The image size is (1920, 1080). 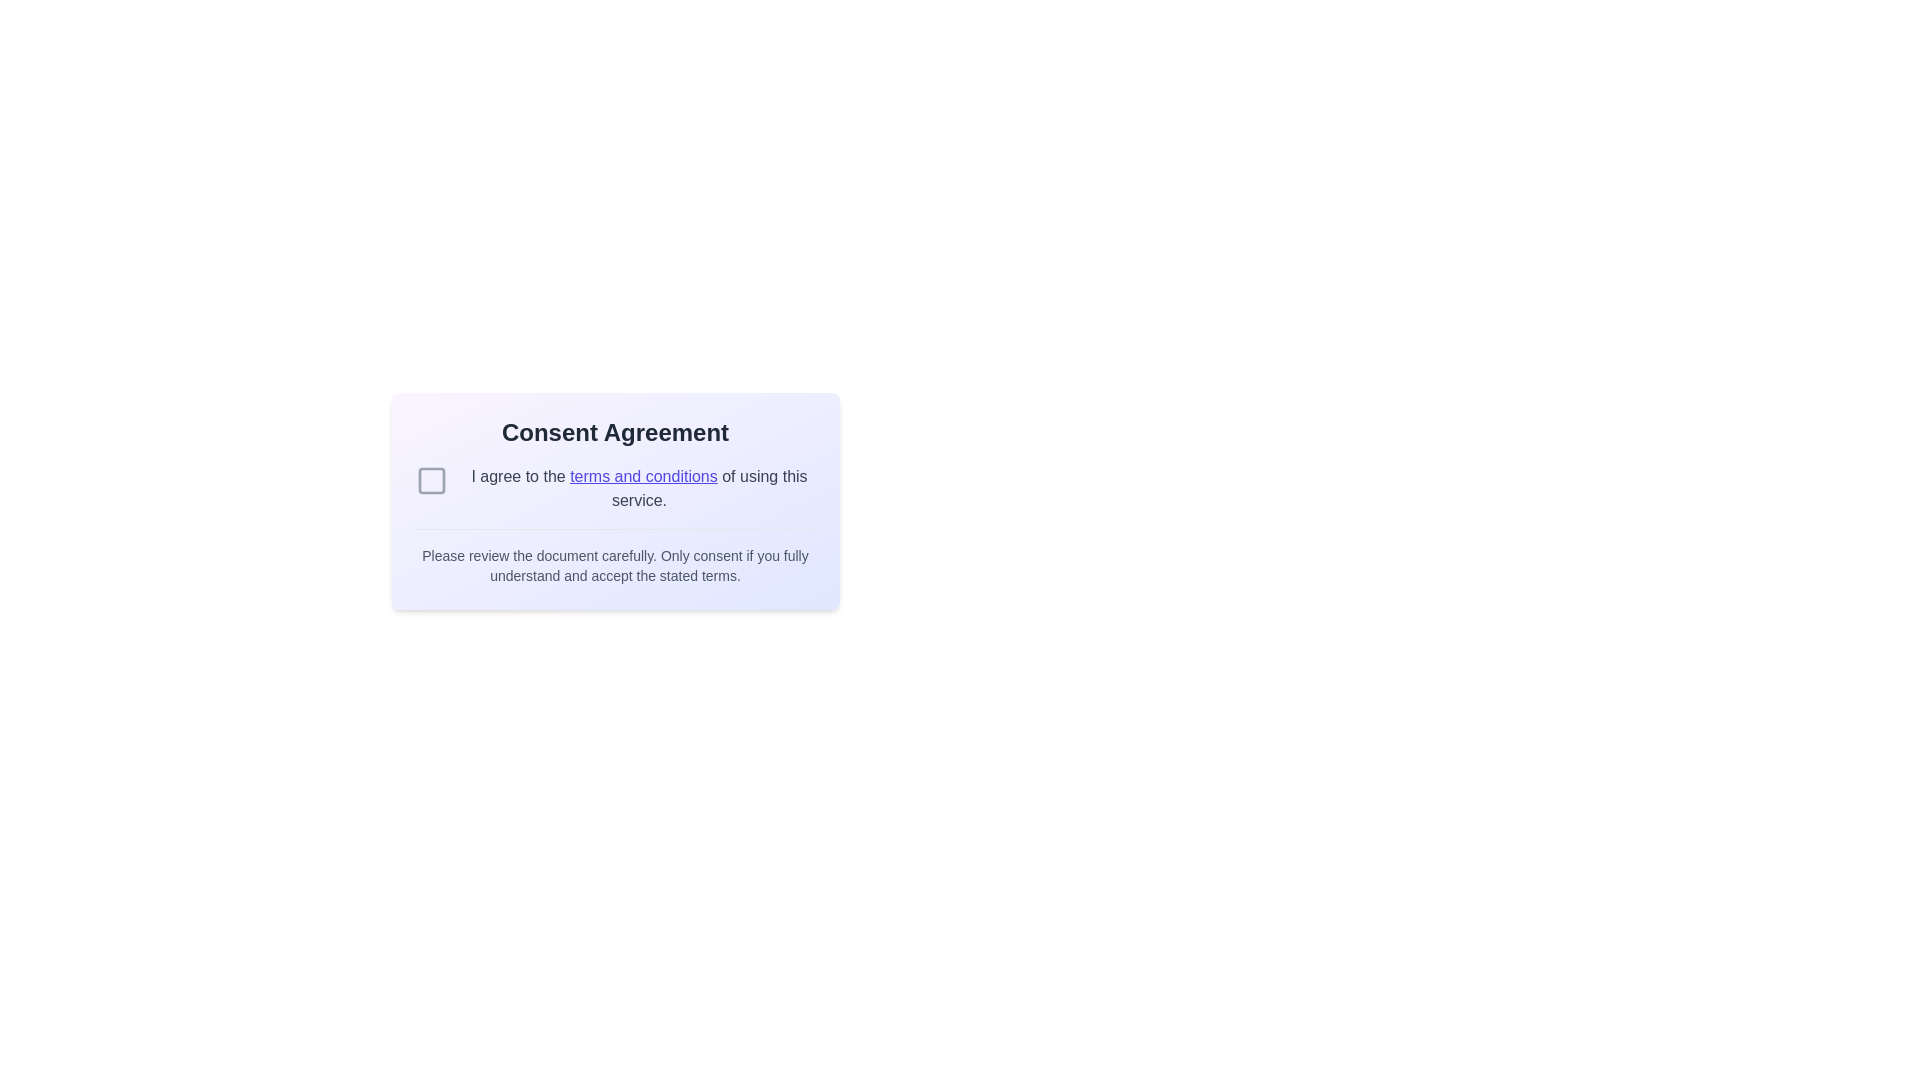 I want to click on the advisory text element that reads 'Please review the document carefully. Only consent if you fully understand and accept the stated terms.' located in the Consent Agreement section, so click(x=614, y=557).